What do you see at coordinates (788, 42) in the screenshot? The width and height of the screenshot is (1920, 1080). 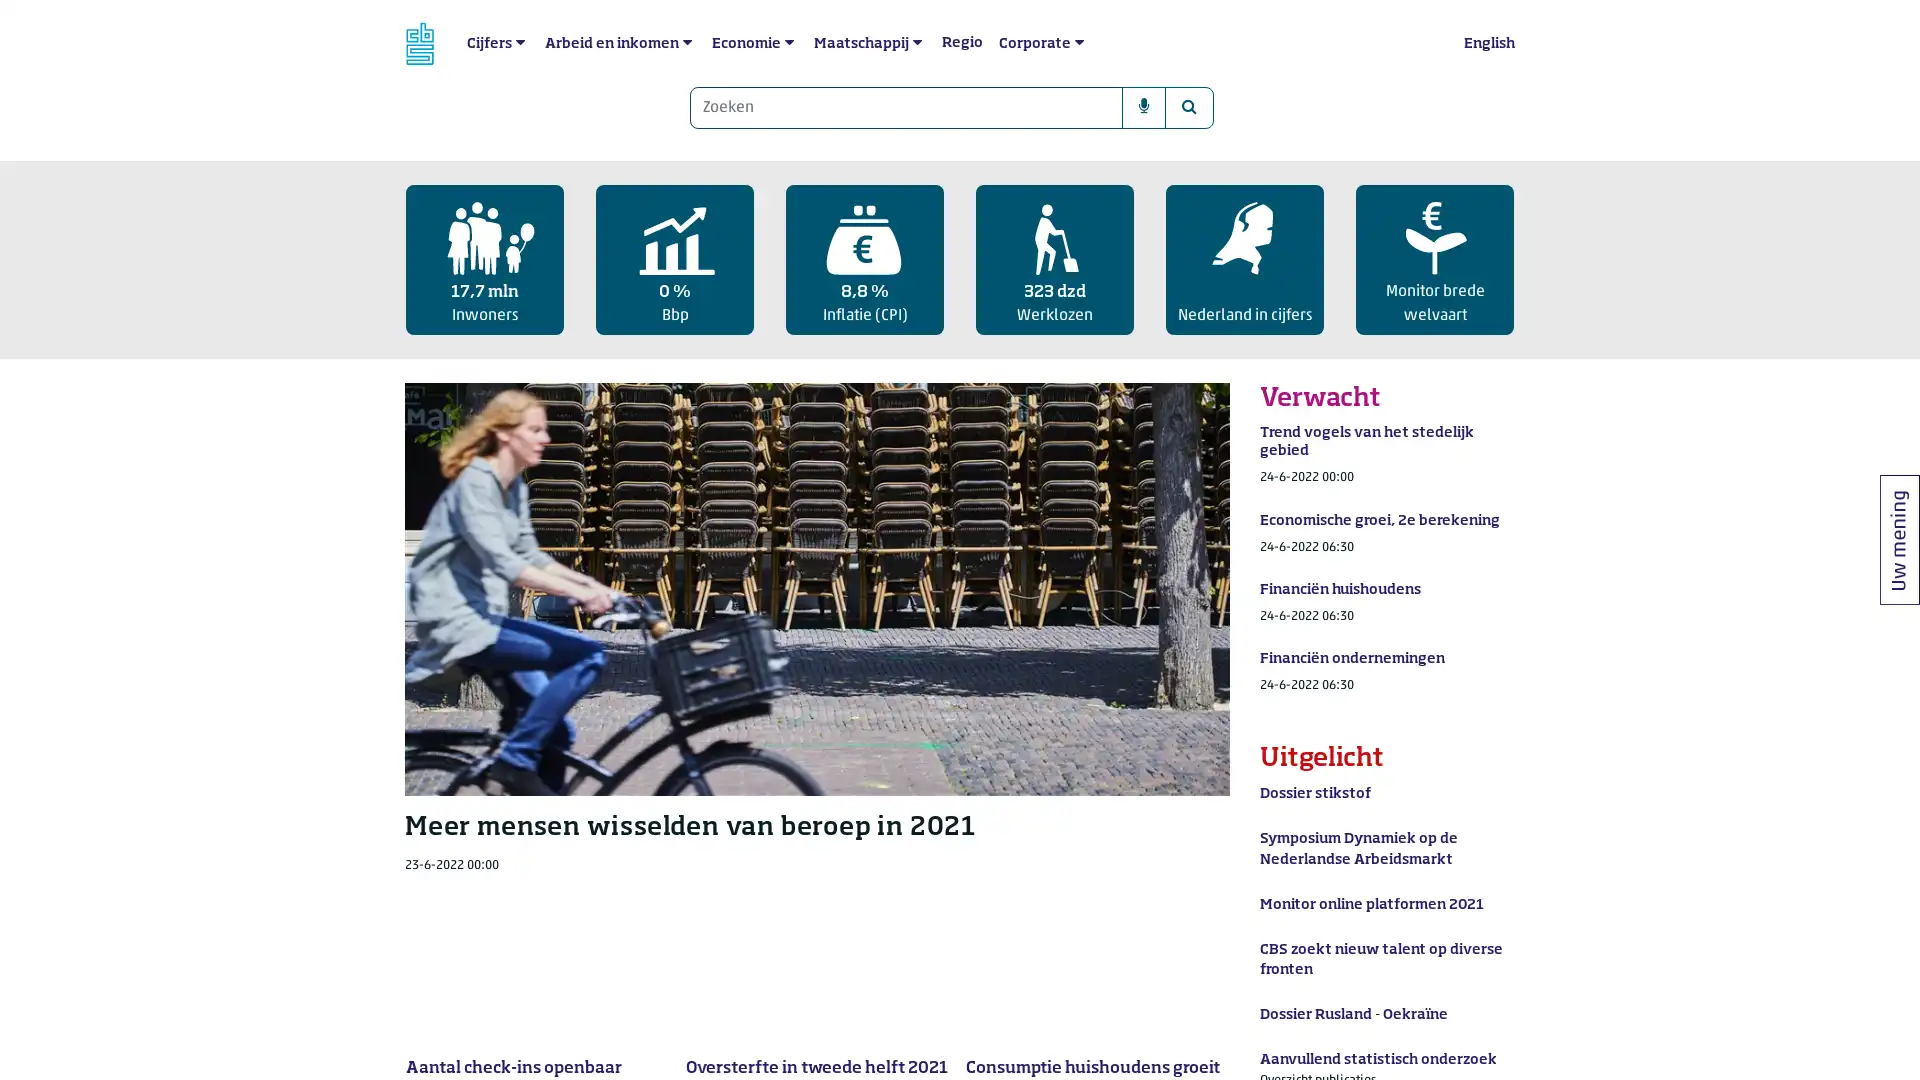 I see `submenu Economie` at bounding box center [788, 42].